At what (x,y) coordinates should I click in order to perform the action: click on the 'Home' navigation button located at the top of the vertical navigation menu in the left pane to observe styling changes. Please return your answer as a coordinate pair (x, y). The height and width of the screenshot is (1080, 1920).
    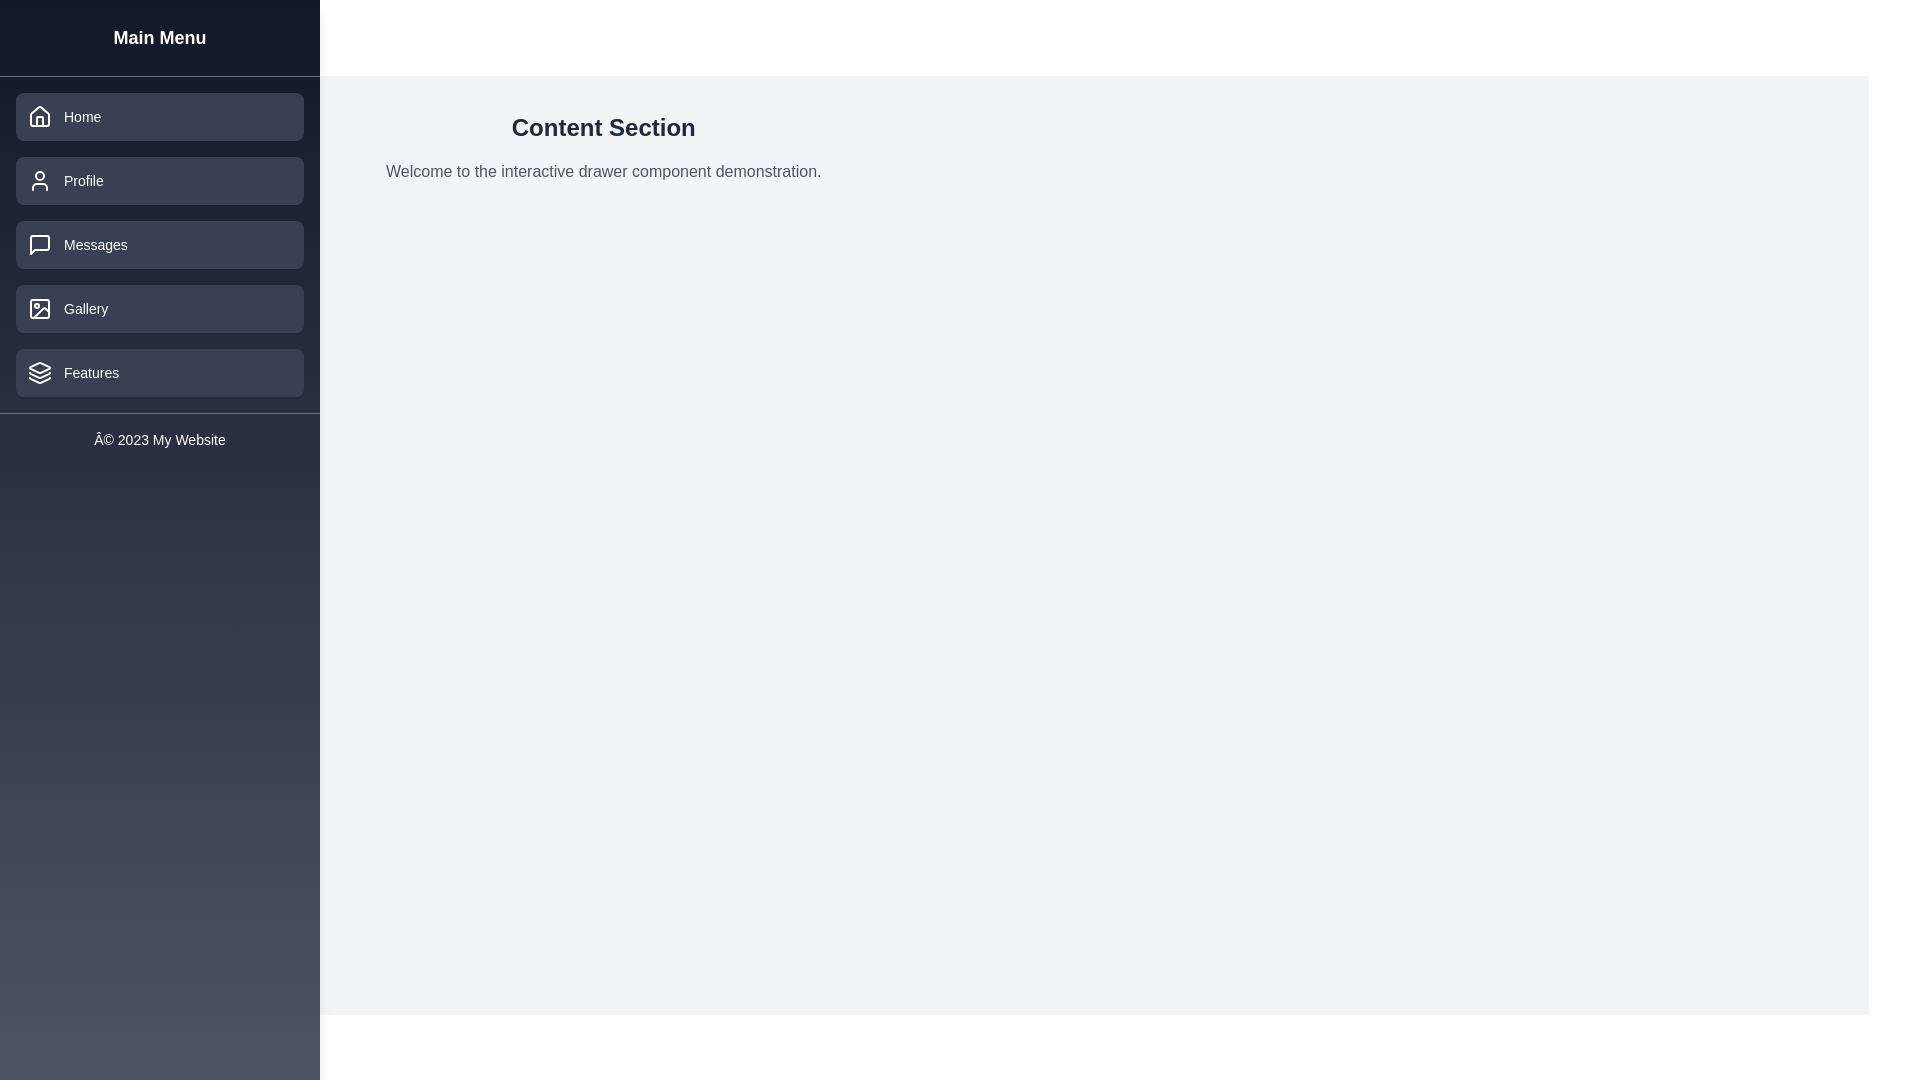
    Looking at the image, I should click on (158, 116).